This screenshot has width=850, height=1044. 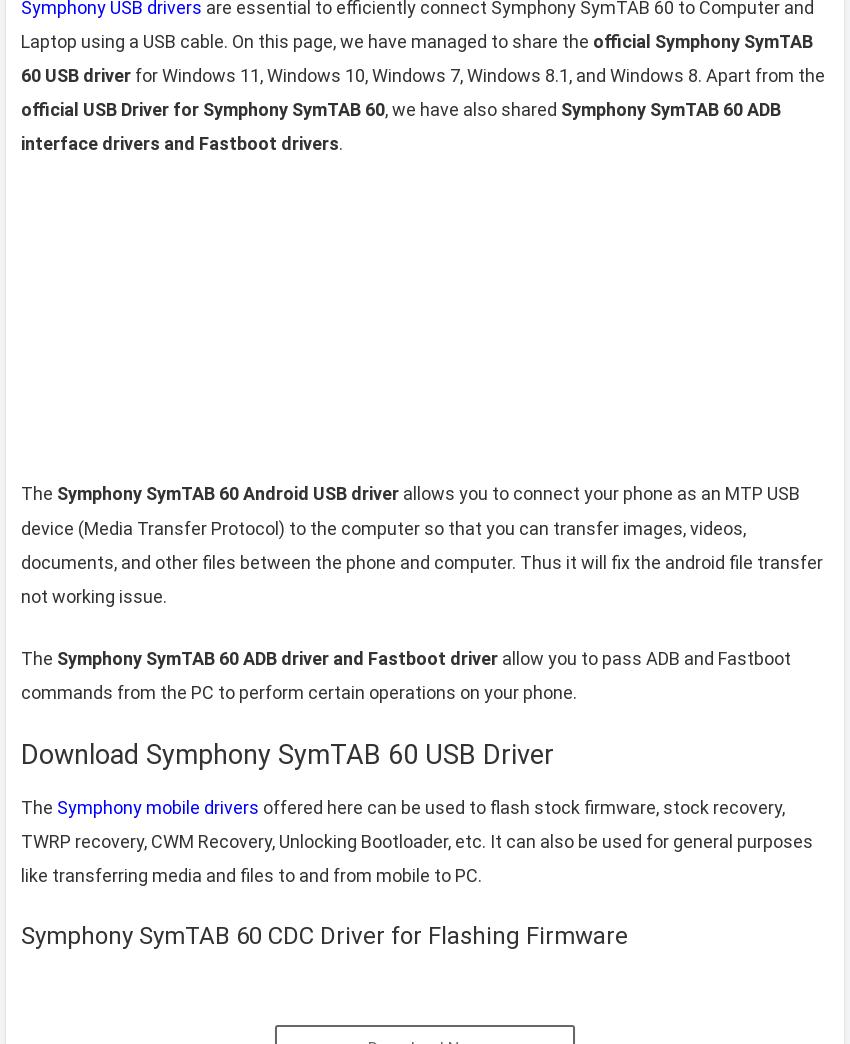 I want to click on 'official Symphony SymTAB 60 USB driver', so click(x=417, y=56).